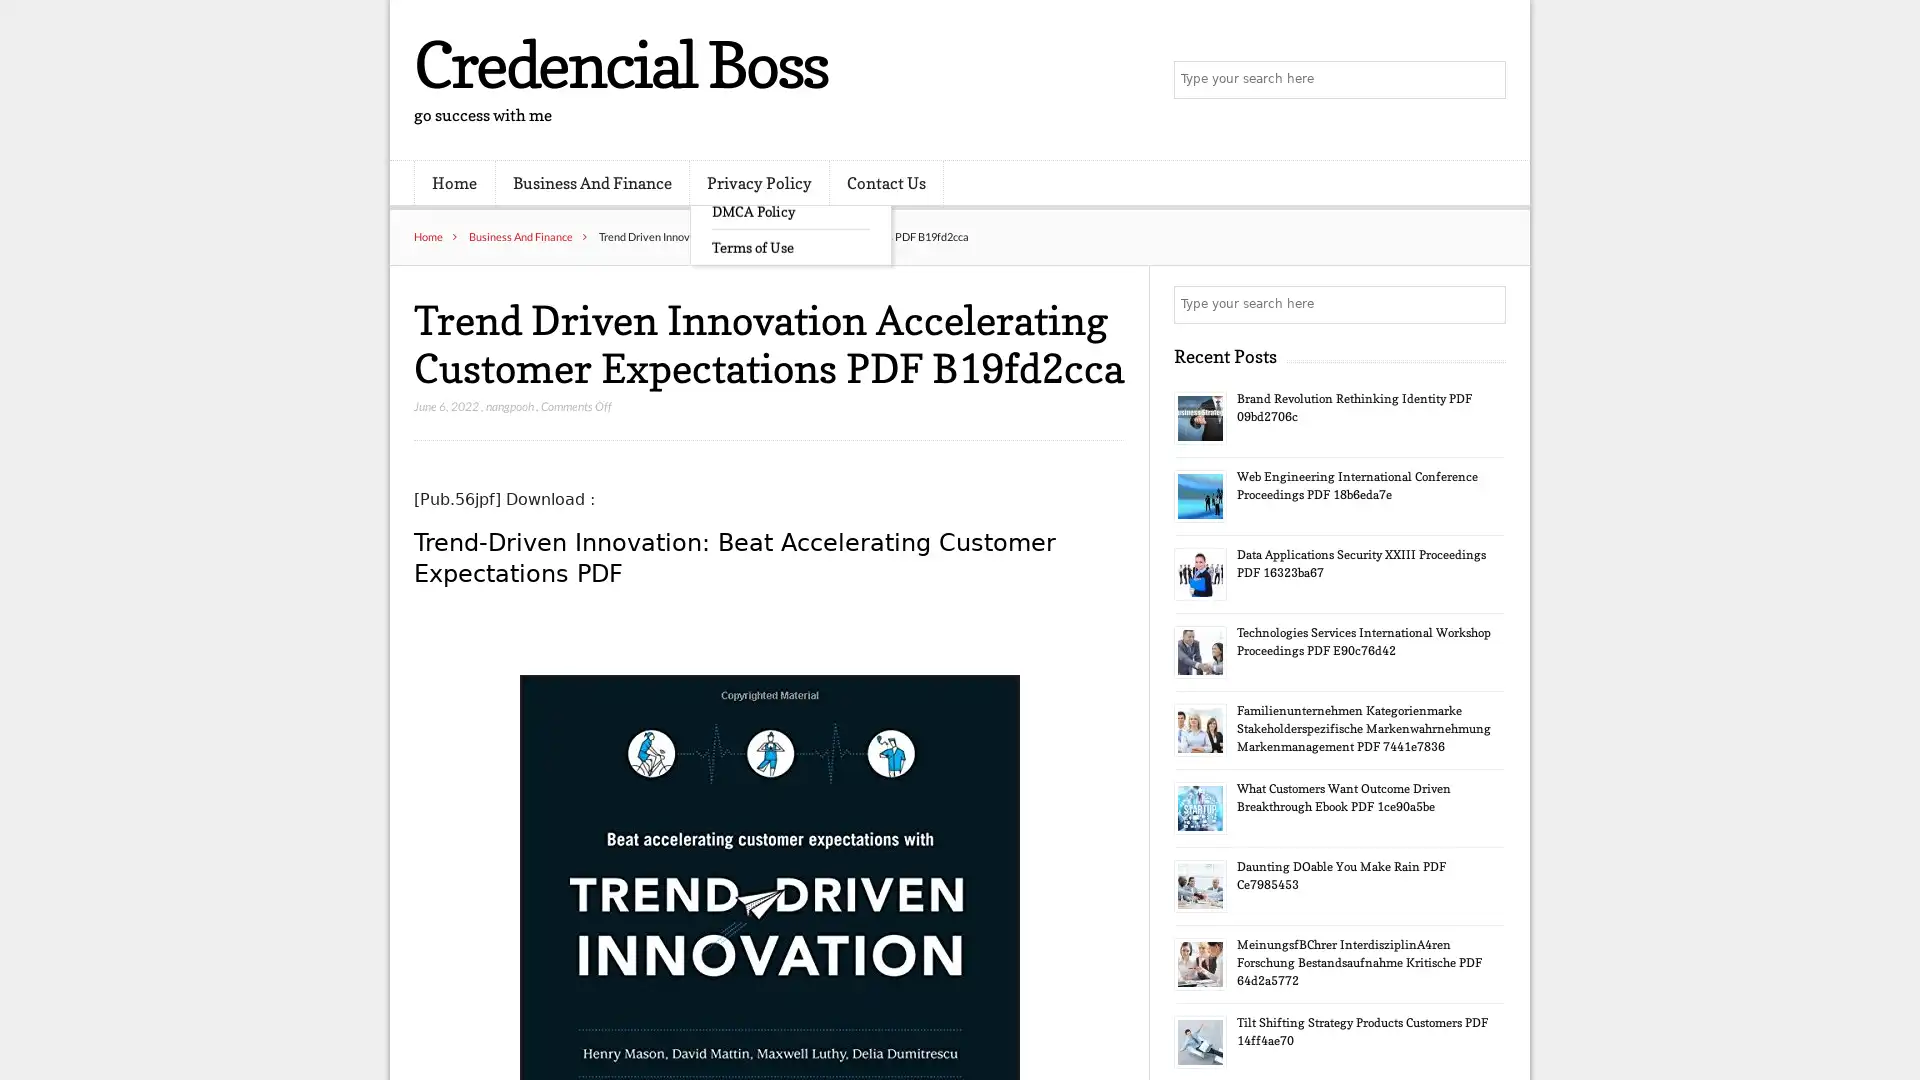 The height and width of the screenshot is (1080, 1920). What do you see at coordinates (1485, 80) in the screenshot?
I see `Search` at bounding box center [1485, 80].